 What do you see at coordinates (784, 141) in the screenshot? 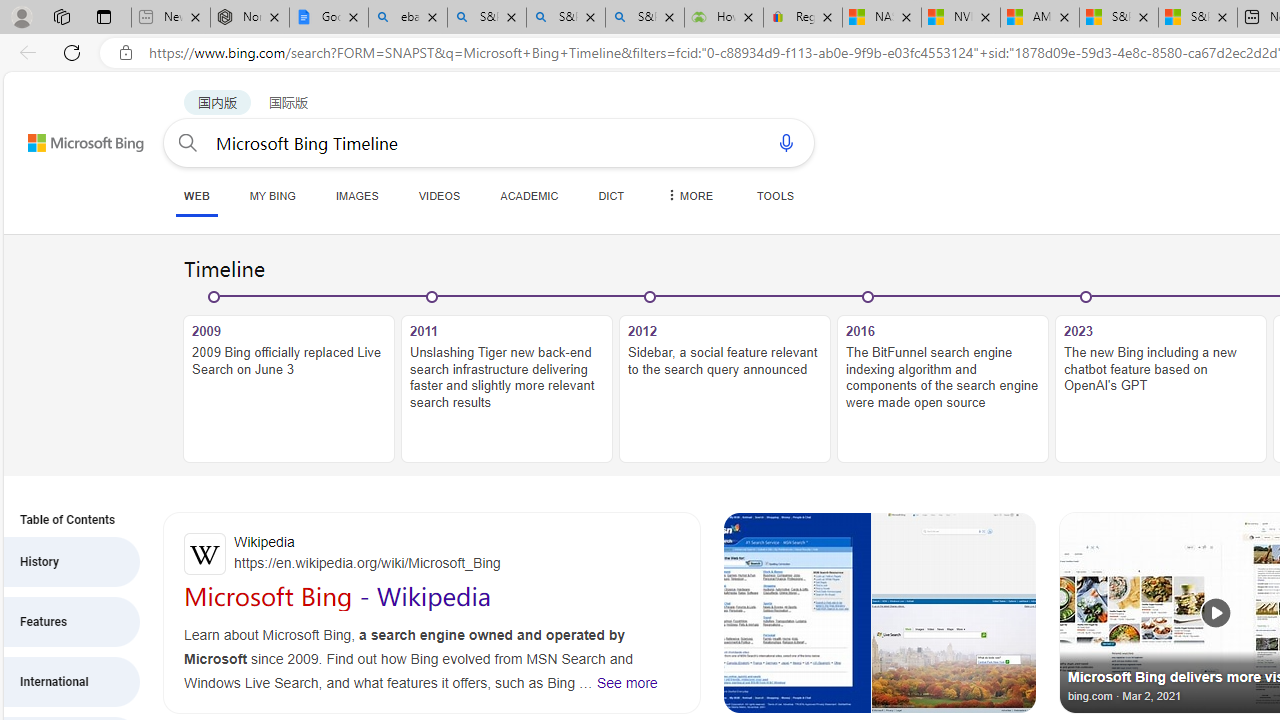
I see `'Search using voice'` at bounding box center [784, 141].